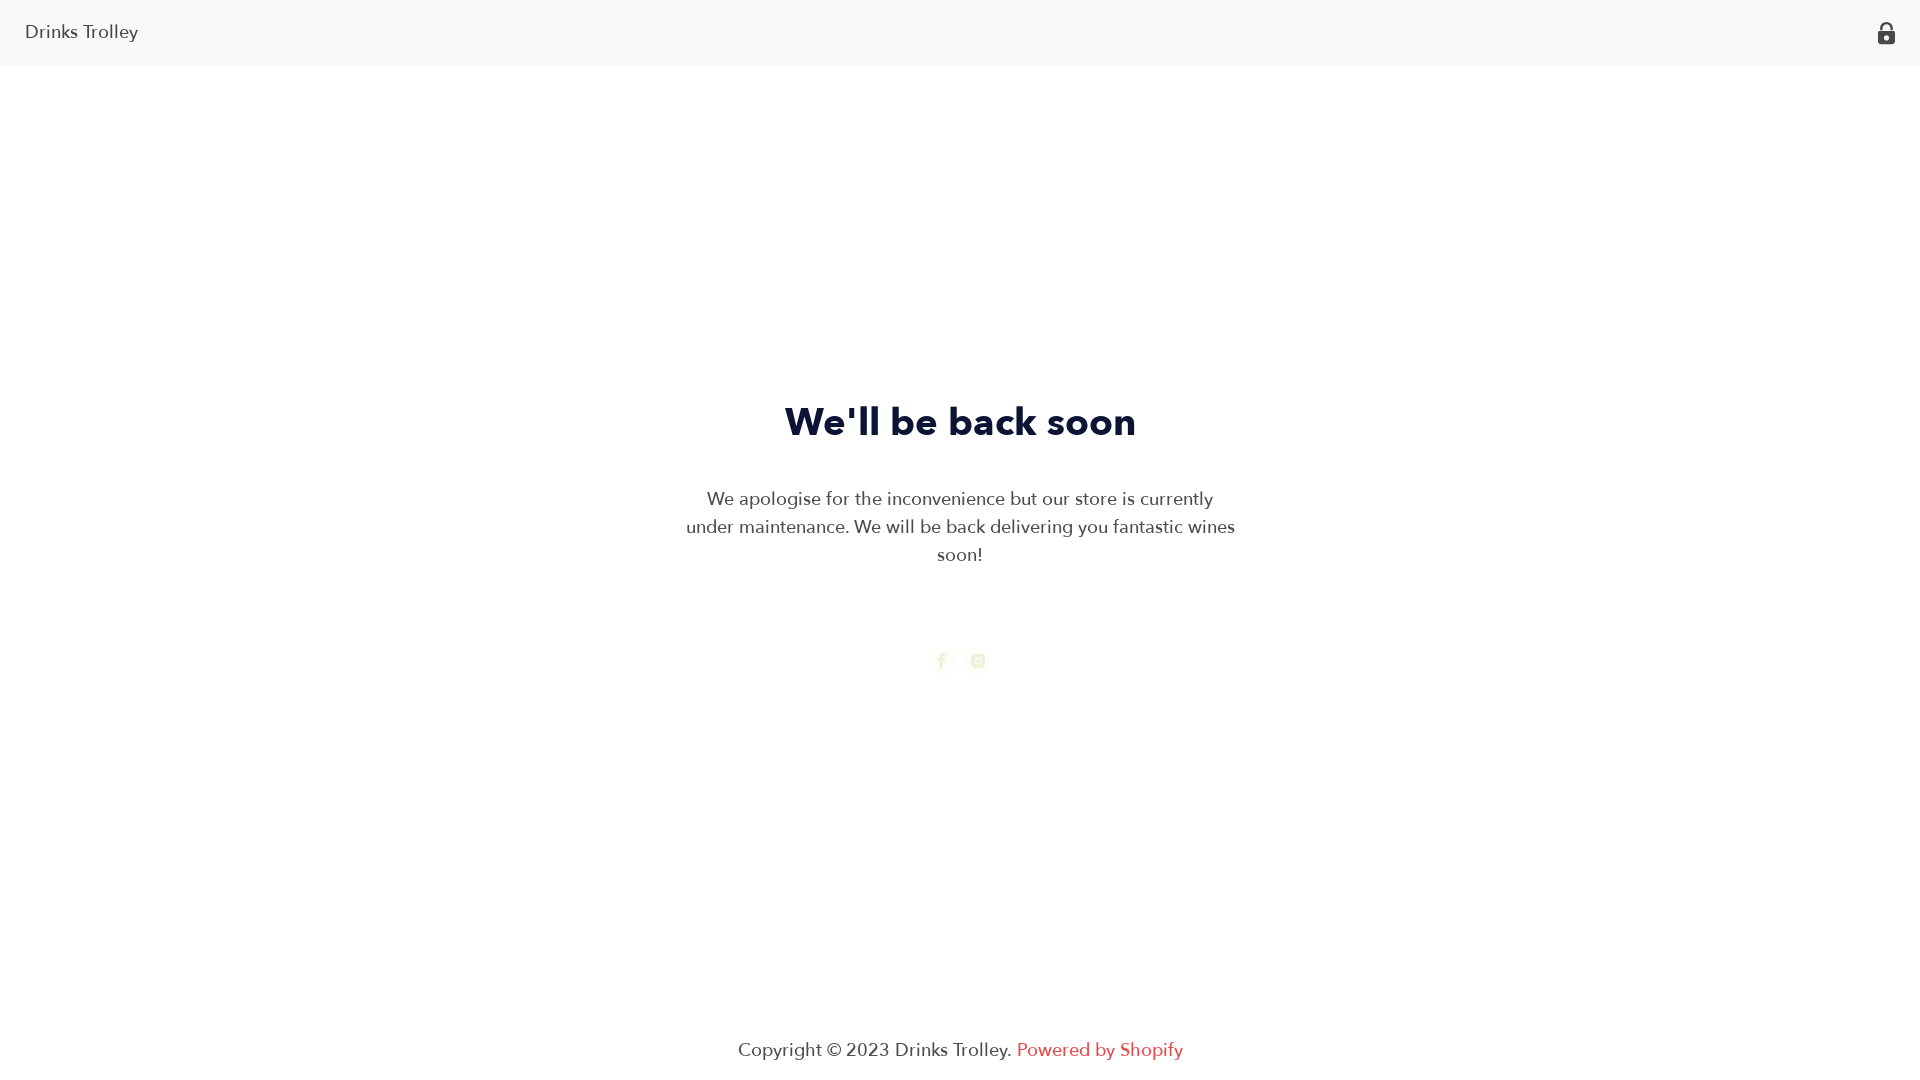  I want to click on 'Find us on Instagram', so click(978, 659).